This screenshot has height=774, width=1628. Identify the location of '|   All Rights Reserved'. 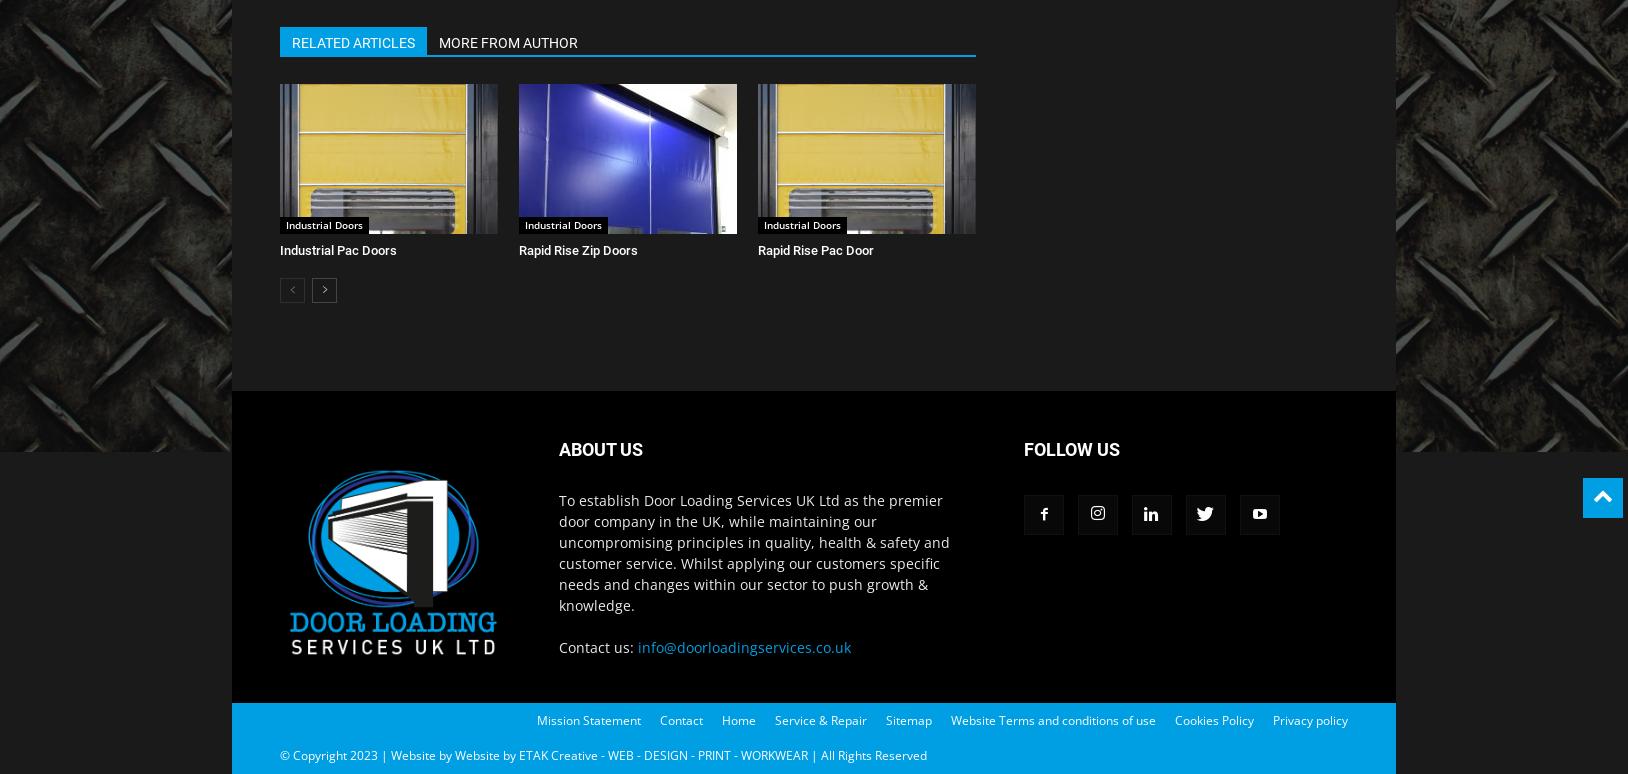
(866, 753).